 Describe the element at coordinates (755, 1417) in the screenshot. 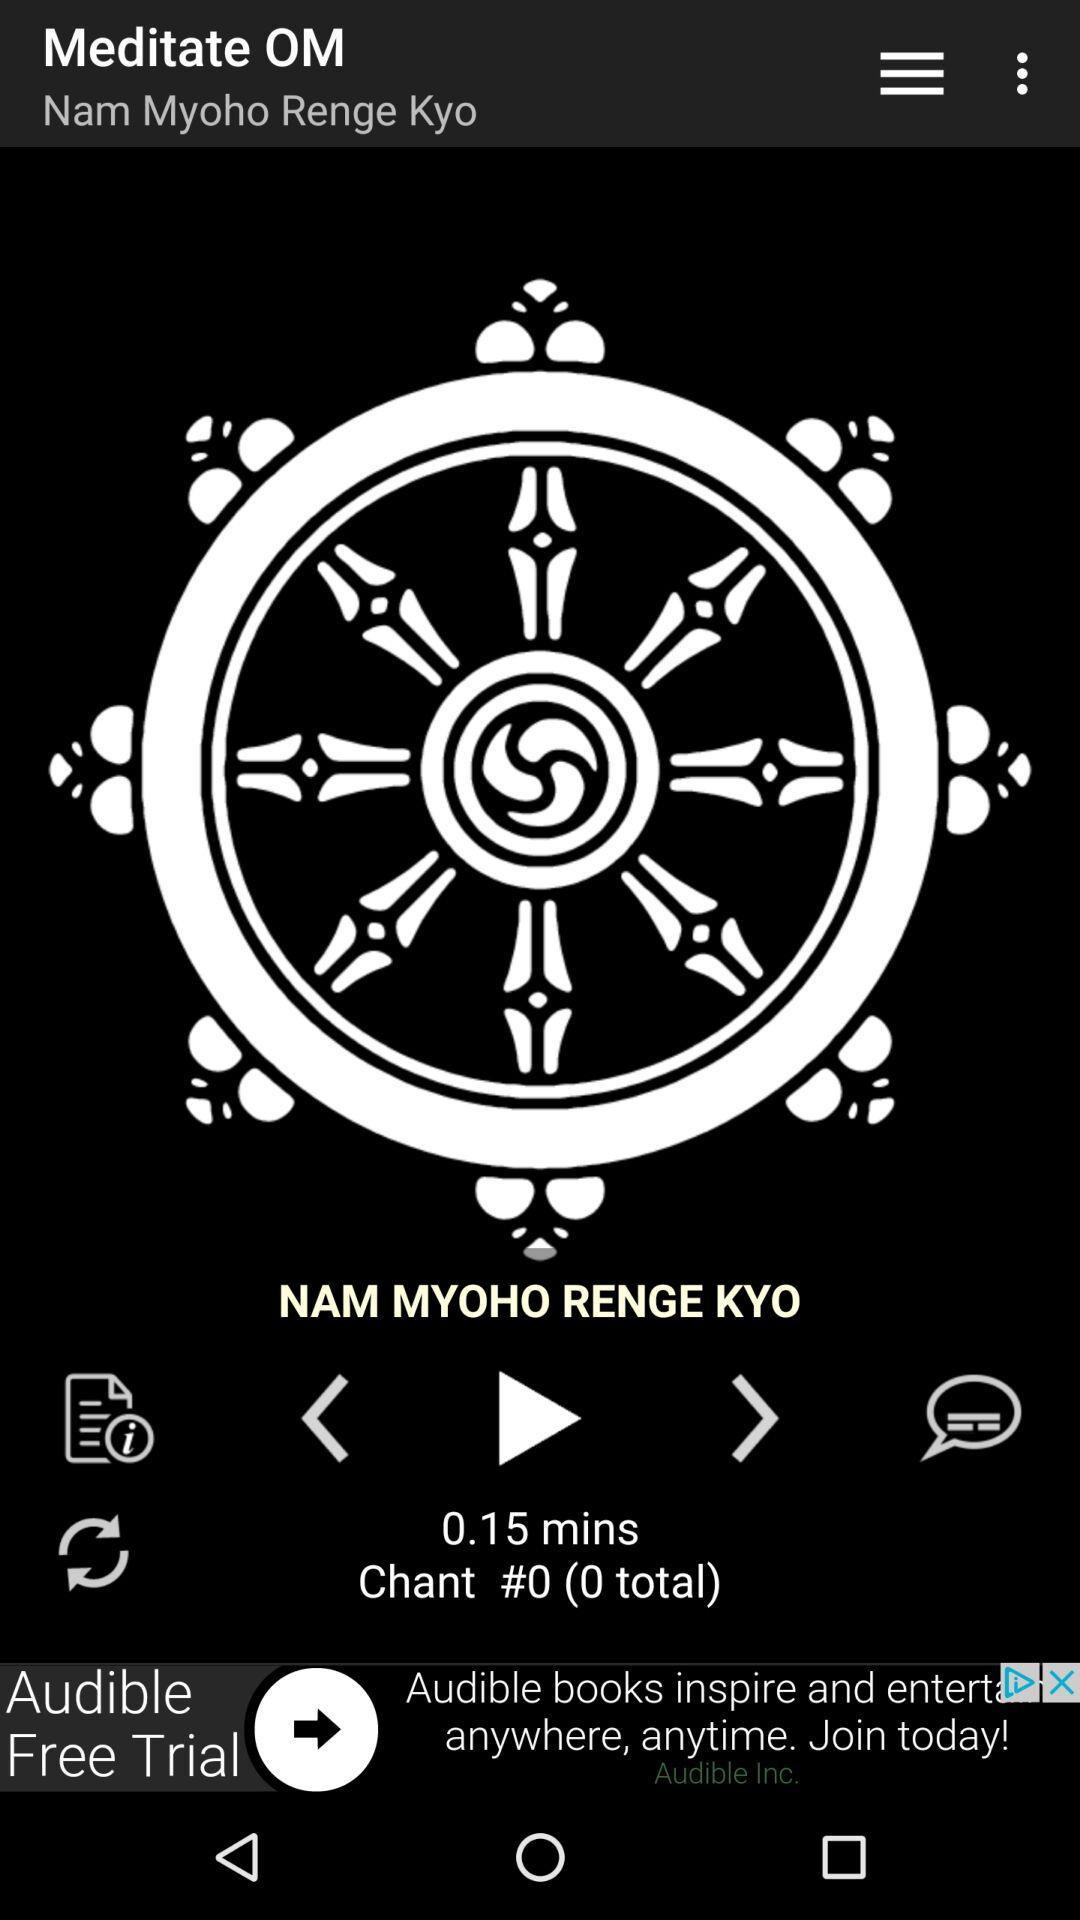

I see `next song play` at that location.